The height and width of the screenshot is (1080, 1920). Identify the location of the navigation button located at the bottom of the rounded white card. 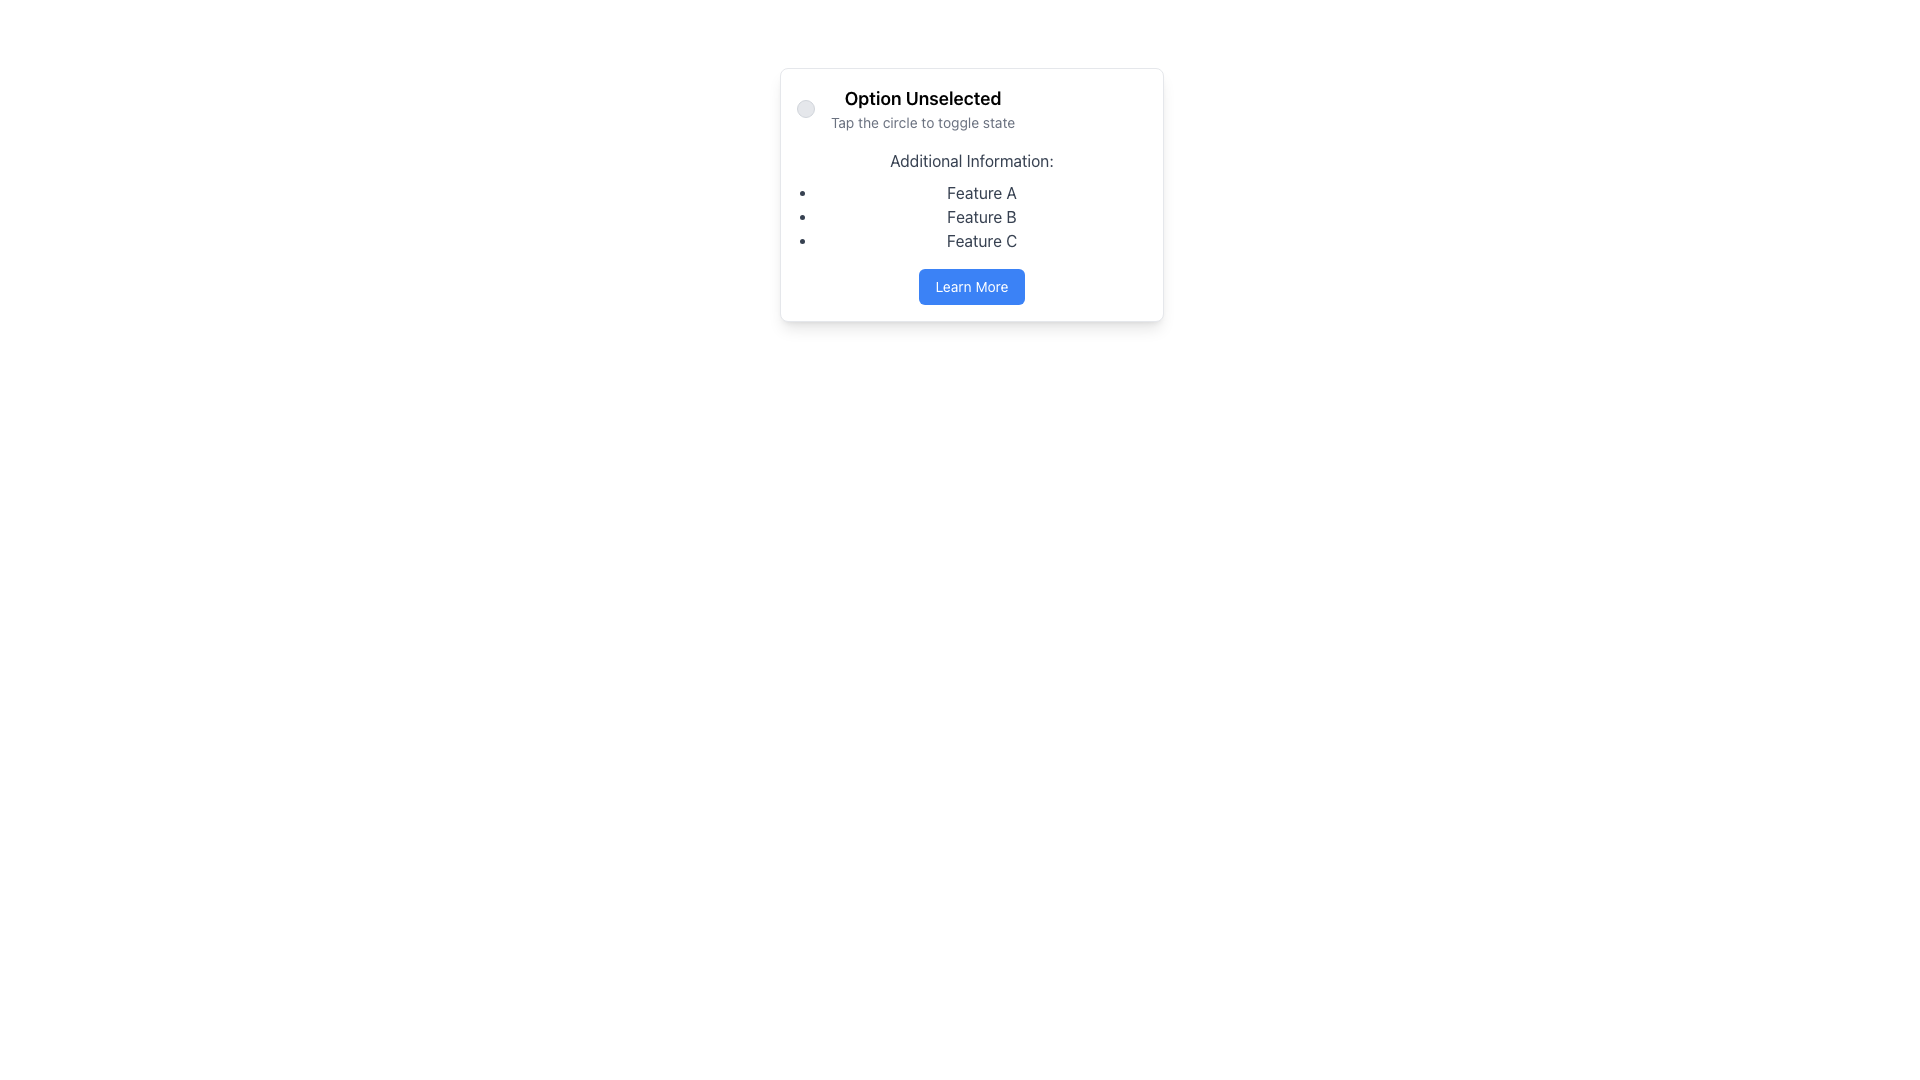
(971, 286).